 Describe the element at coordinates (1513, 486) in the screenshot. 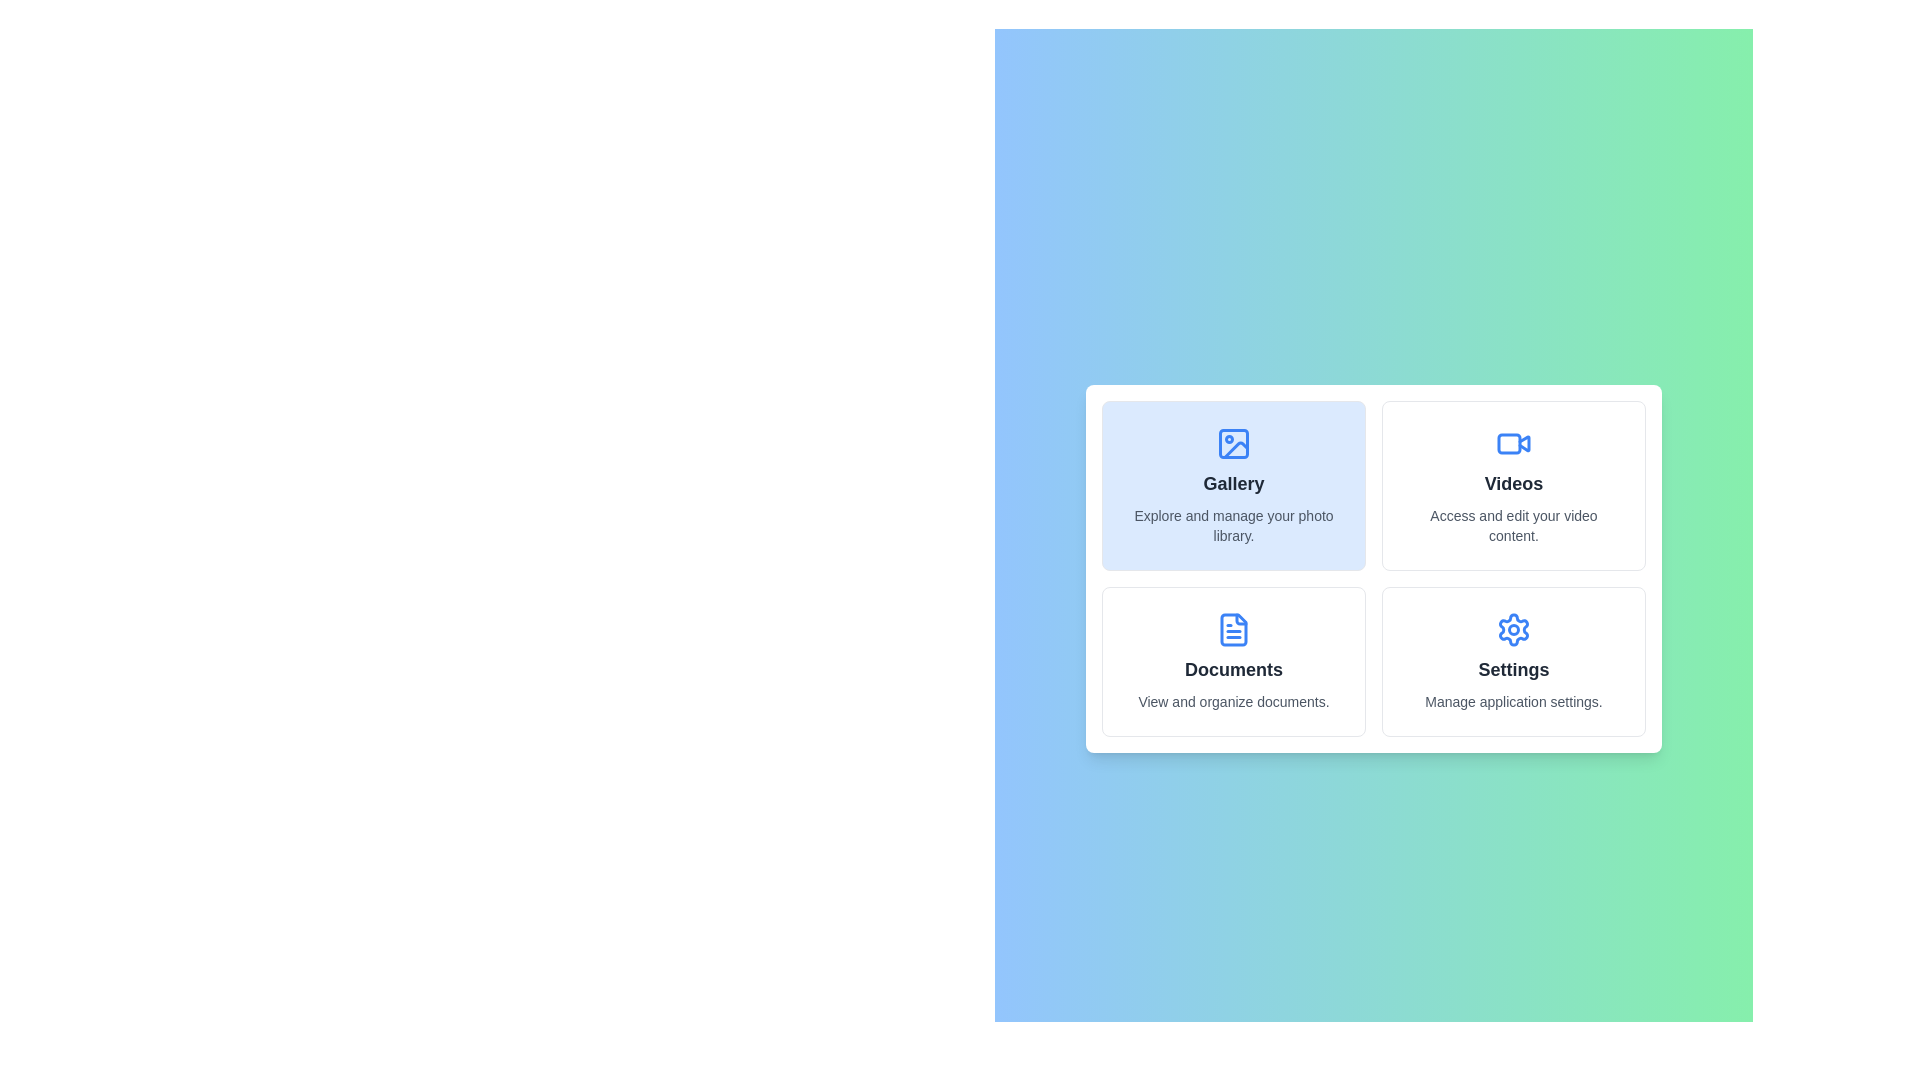

I see `the panel corresponding to Videos` at that location.